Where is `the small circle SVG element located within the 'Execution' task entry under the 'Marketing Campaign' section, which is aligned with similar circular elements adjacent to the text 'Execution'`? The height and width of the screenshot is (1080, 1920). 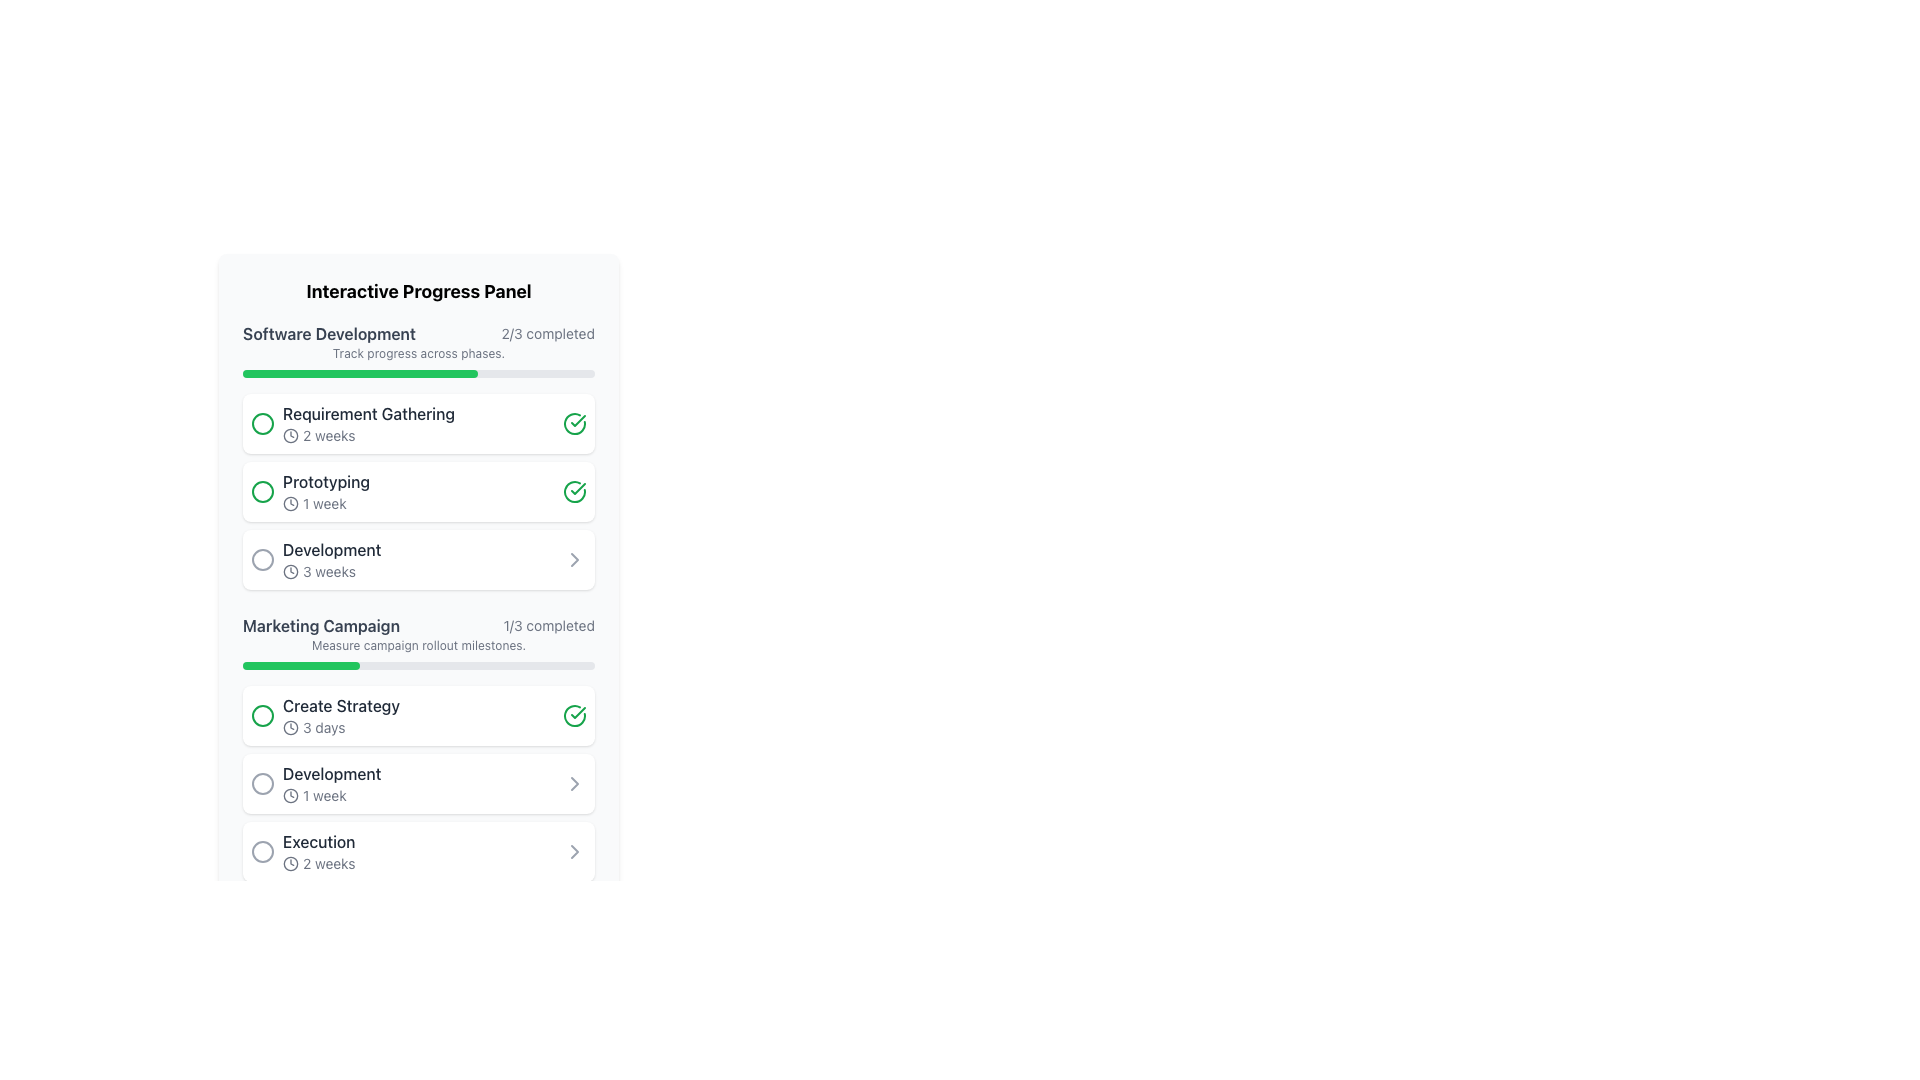
the small circle SVG element located within the 'Execution' task entry under the 'Marketing Campaign' section, which is aligned with similar circular elements adjacent to the text 'Execution' is located at coordinates (262, 852).